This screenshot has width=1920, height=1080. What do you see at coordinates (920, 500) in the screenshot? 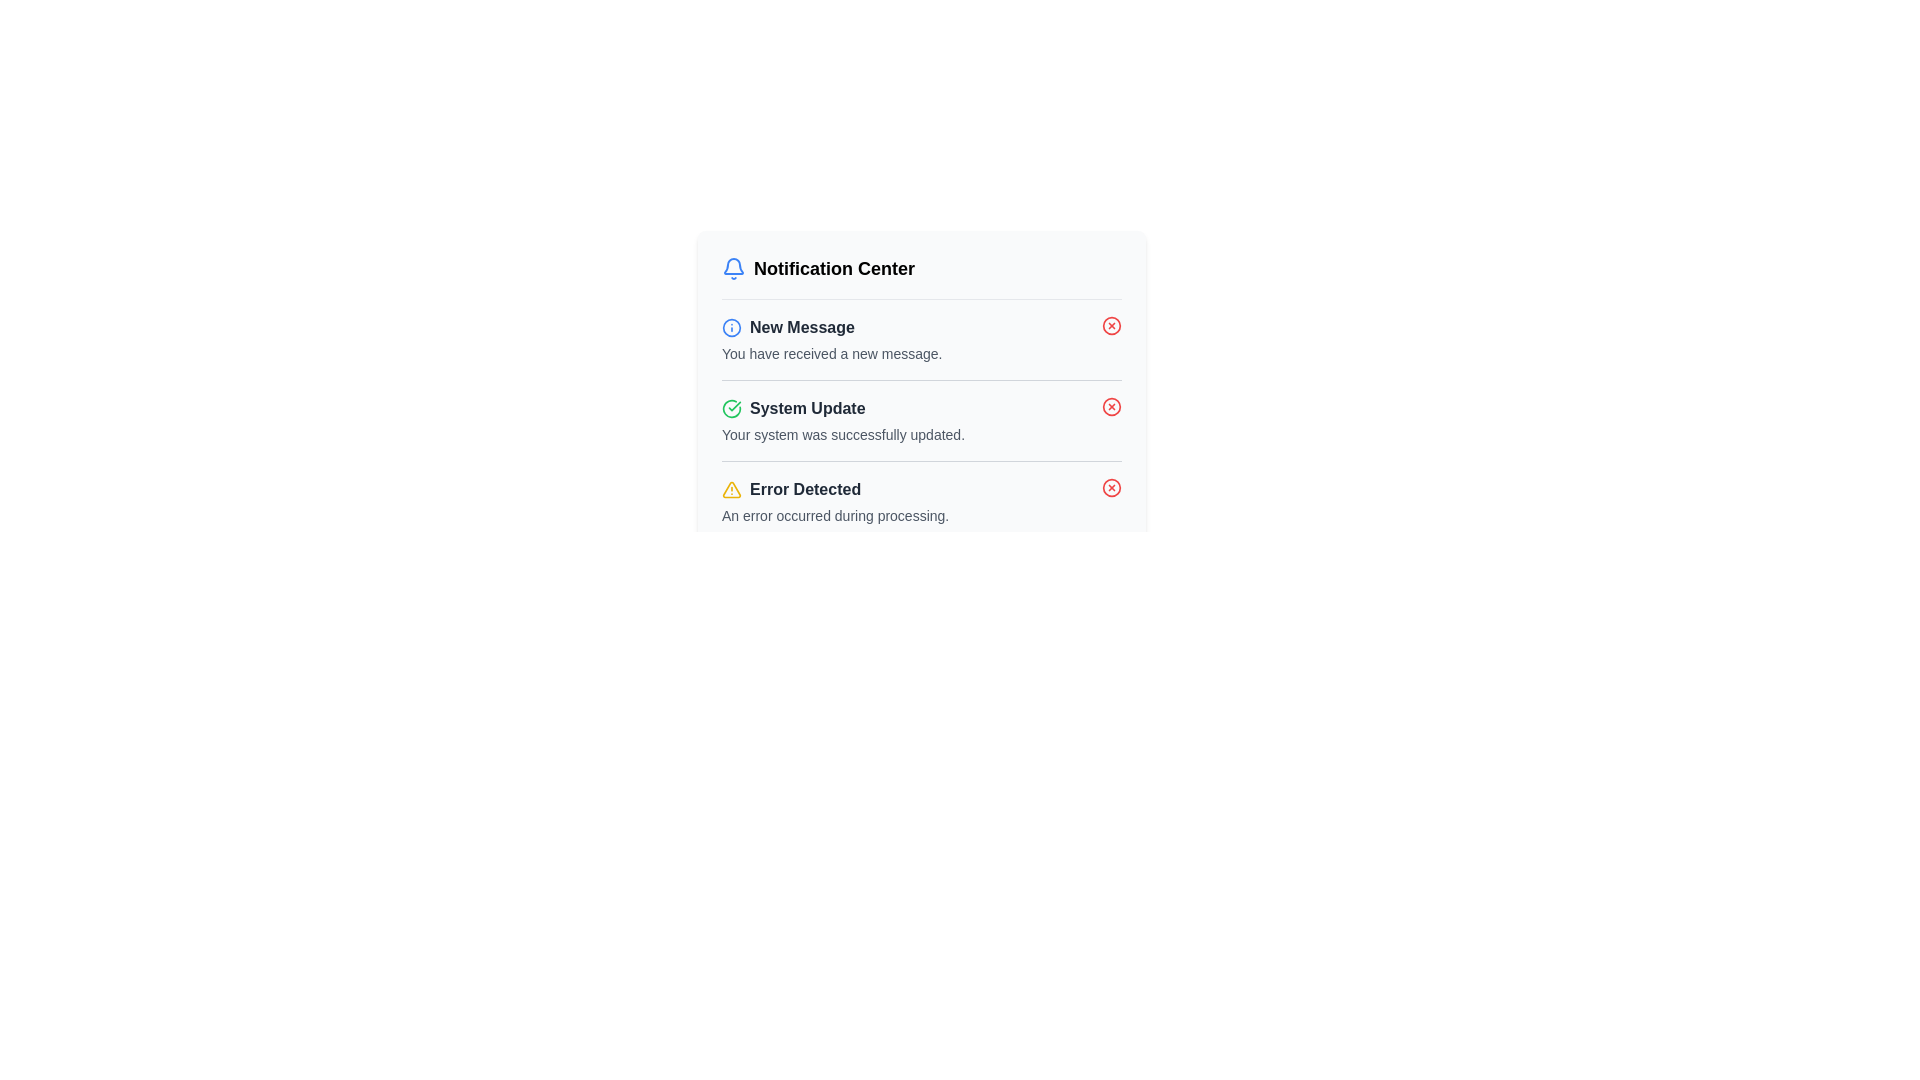
I see `informational notification entry that indicates an error during processing, which is the last item in the vertical list of notifications` at bounding box center [920, 500].